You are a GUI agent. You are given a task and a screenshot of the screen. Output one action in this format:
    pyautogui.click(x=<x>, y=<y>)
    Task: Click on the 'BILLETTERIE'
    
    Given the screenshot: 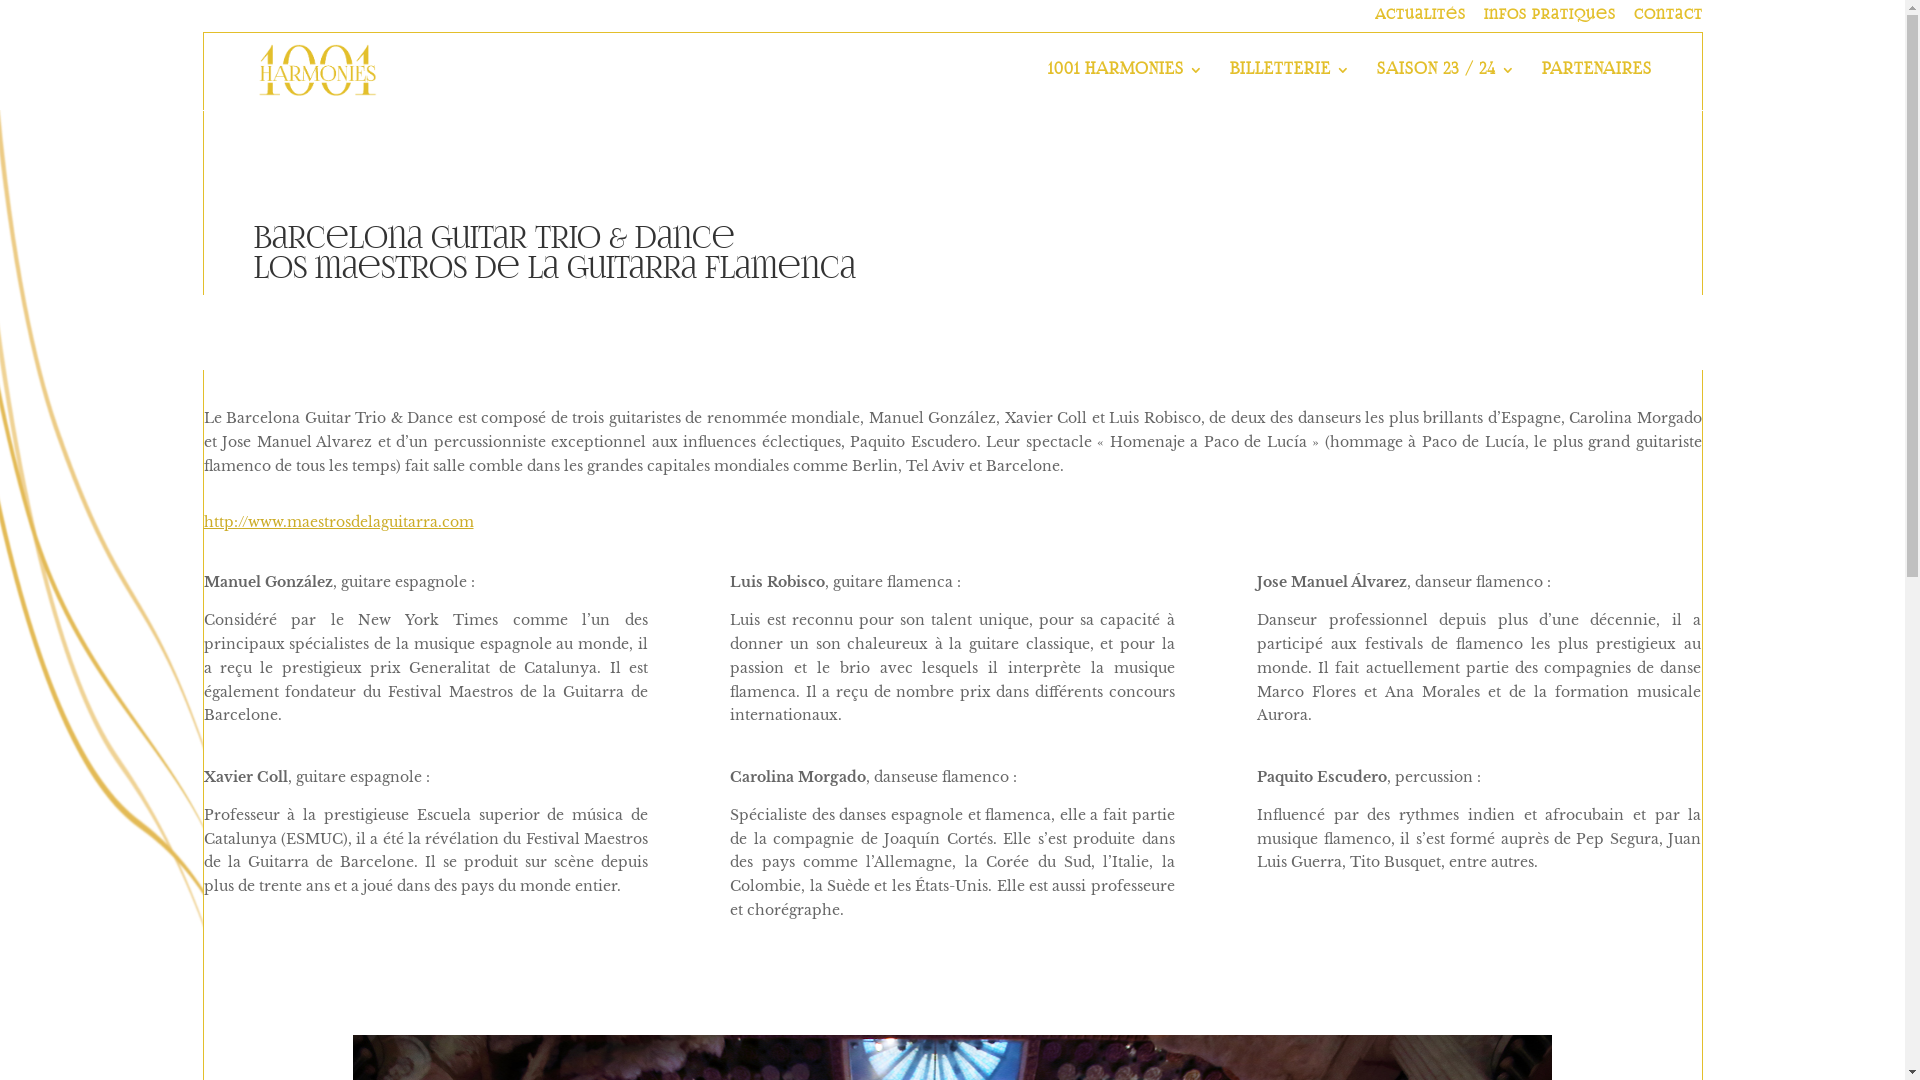 What is the action you would take?
    pyautogui.click(x=1290, y=85)
    